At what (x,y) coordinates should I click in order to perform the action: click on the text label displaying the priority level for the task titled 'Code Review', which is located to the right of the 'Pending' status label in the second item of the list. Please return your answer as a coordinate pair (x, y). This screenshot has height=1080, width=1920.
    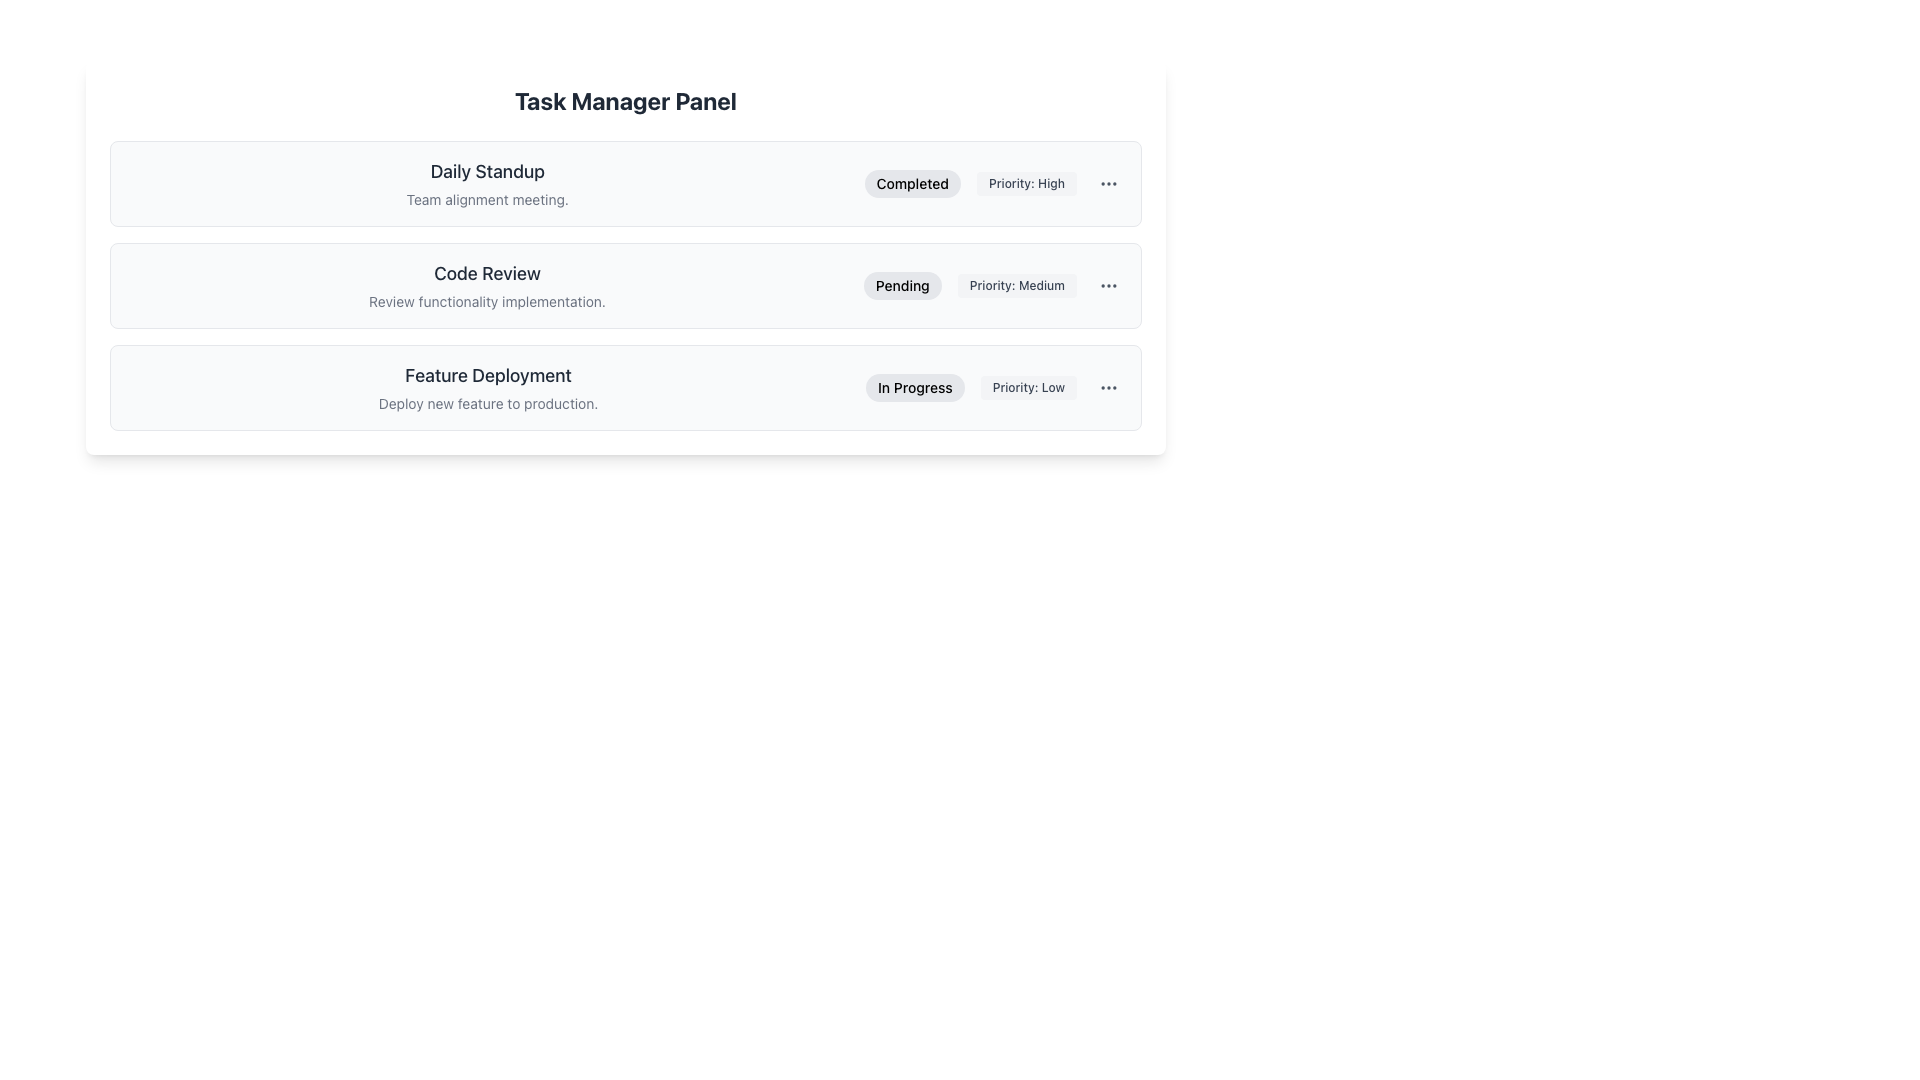
    Looking at the image, I should click on (1017, 285).